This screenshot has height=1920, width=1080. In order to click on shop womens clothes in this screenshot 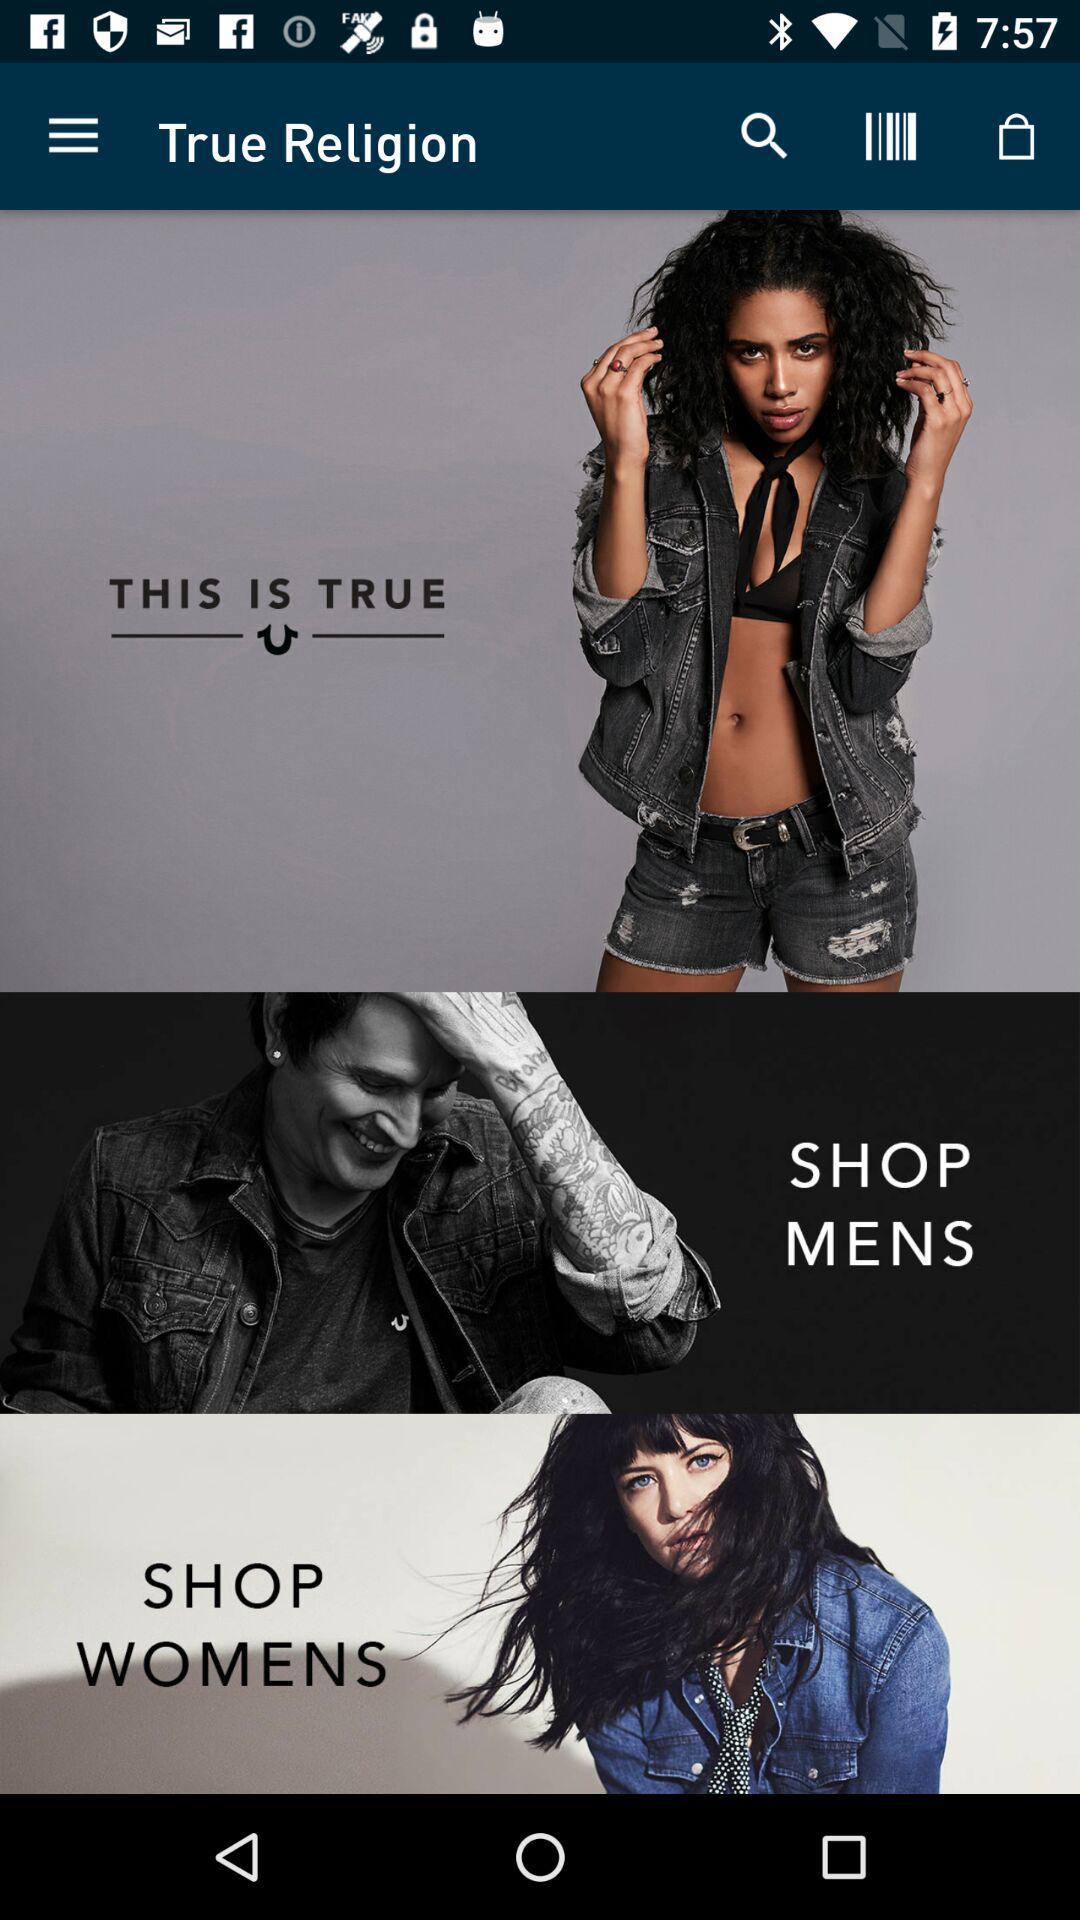, I will do `click(540, 1603)`.